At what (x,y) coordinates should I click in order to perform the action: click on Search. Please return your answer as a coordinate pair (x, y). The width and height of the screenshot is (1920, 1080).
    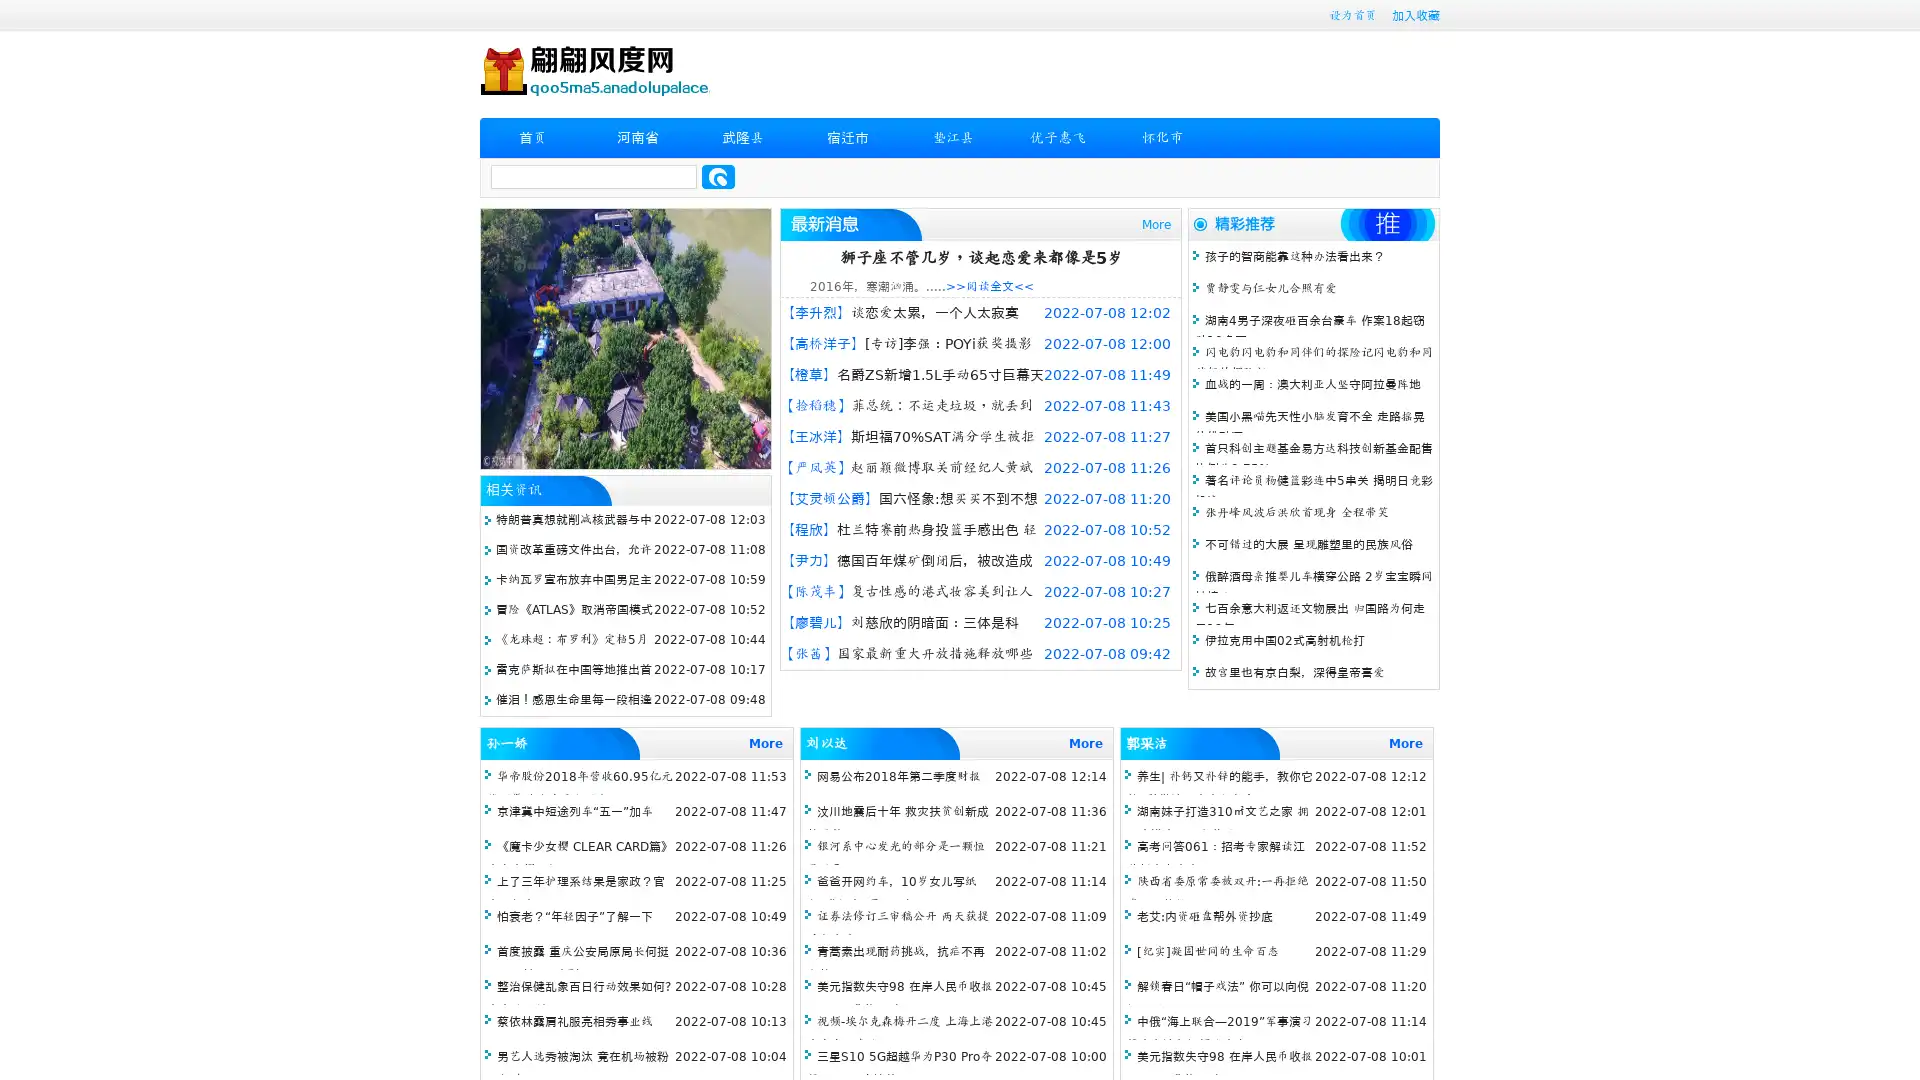
    Looking at the image, I should click on (718, 176).